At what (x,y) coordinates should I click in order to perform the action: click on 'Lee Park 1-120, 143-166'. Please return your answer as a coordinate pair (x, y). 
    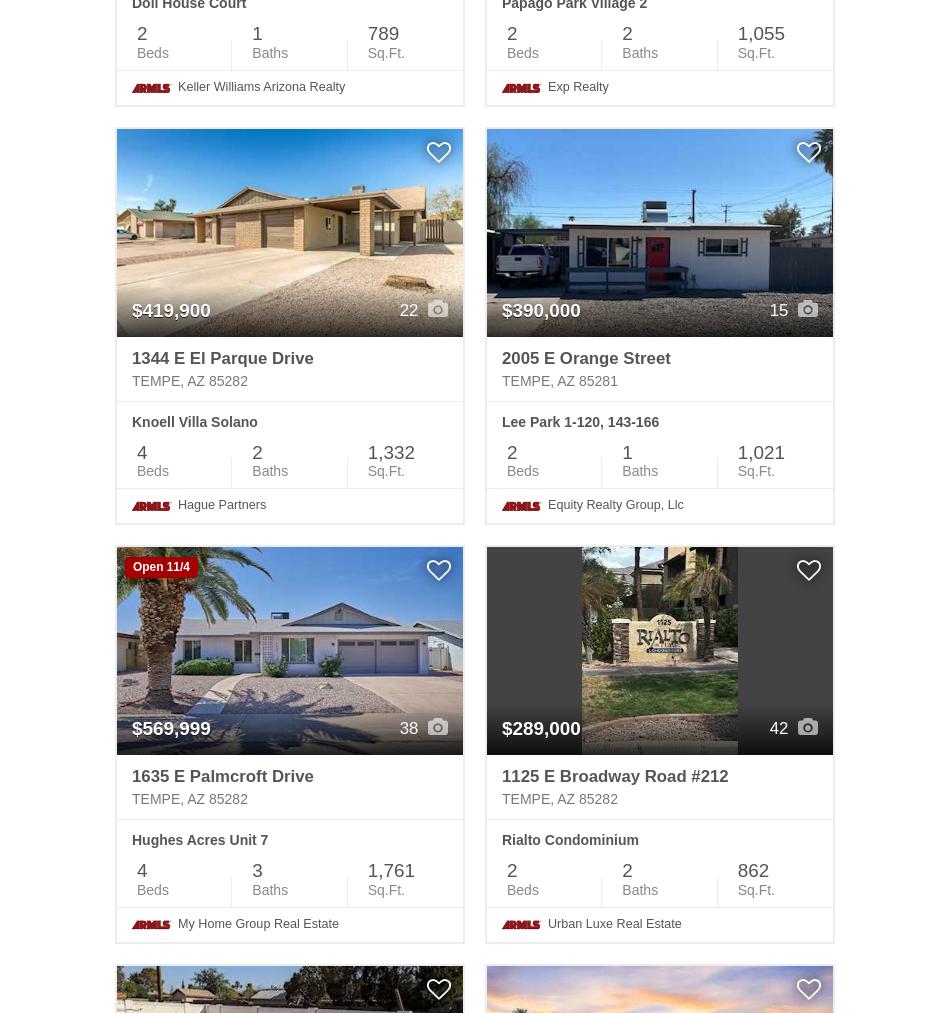
    Looking at the image, I should click on (501, 420).